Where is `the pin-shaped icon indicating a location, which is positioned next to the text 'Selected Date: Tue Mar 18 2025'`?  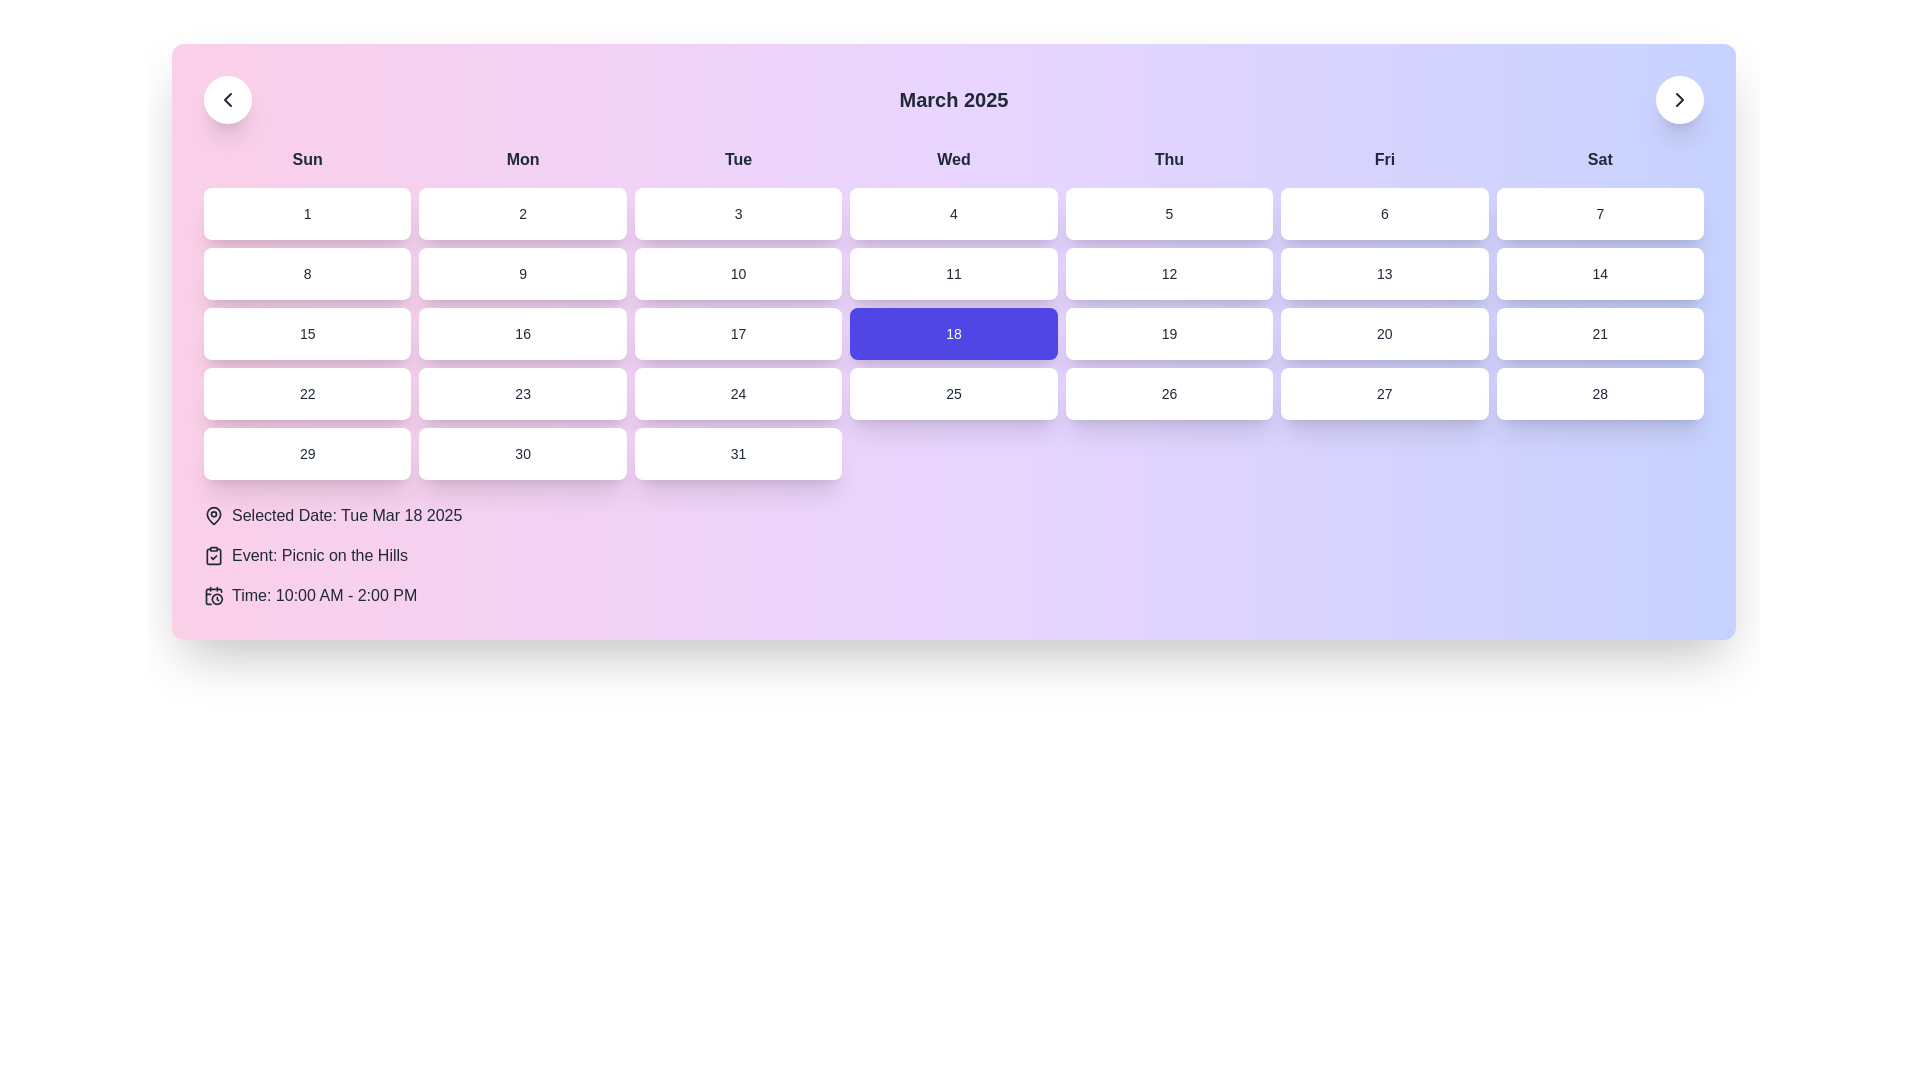
the pin-shaped icon indicating a location, which is positioned next to the text 'Selected Date: Tue Mar 18 2025' is located at coordinates (214, 515).